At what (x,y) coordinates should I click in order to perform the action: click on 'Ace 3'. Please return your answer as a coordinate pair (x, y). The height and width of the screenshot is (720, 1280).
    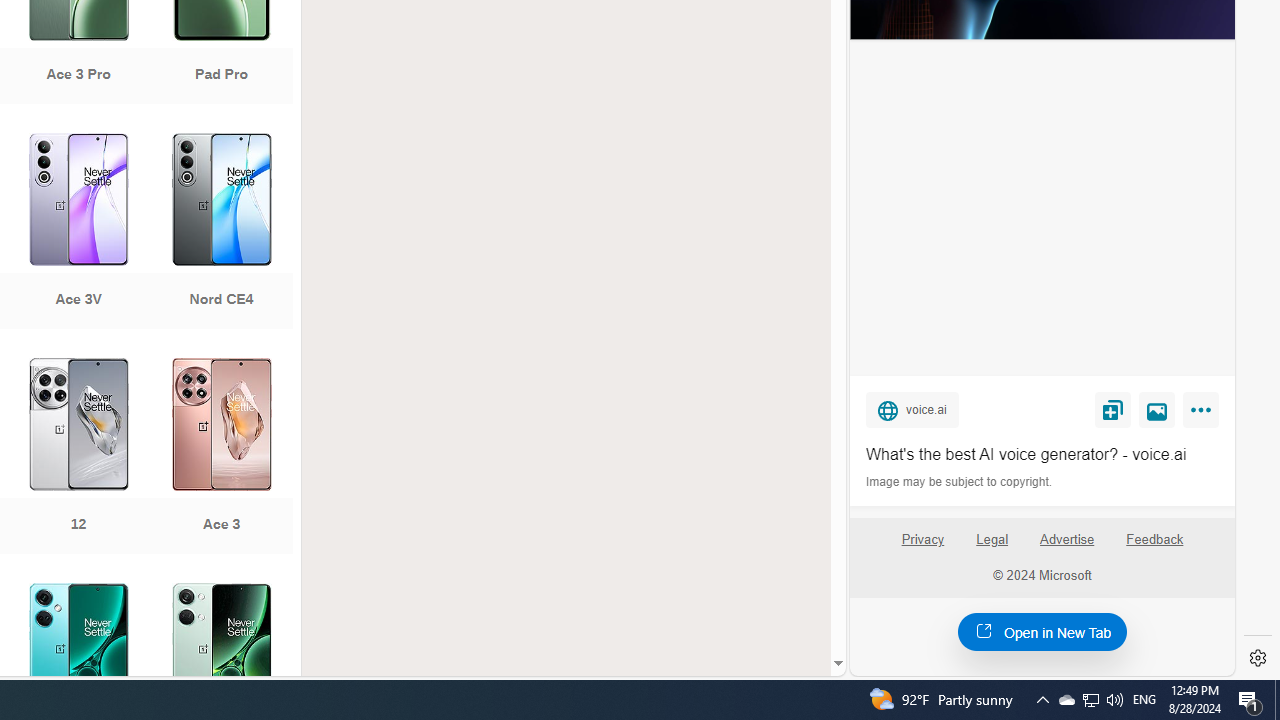
    Looking at the image, I should click on (221, 458).